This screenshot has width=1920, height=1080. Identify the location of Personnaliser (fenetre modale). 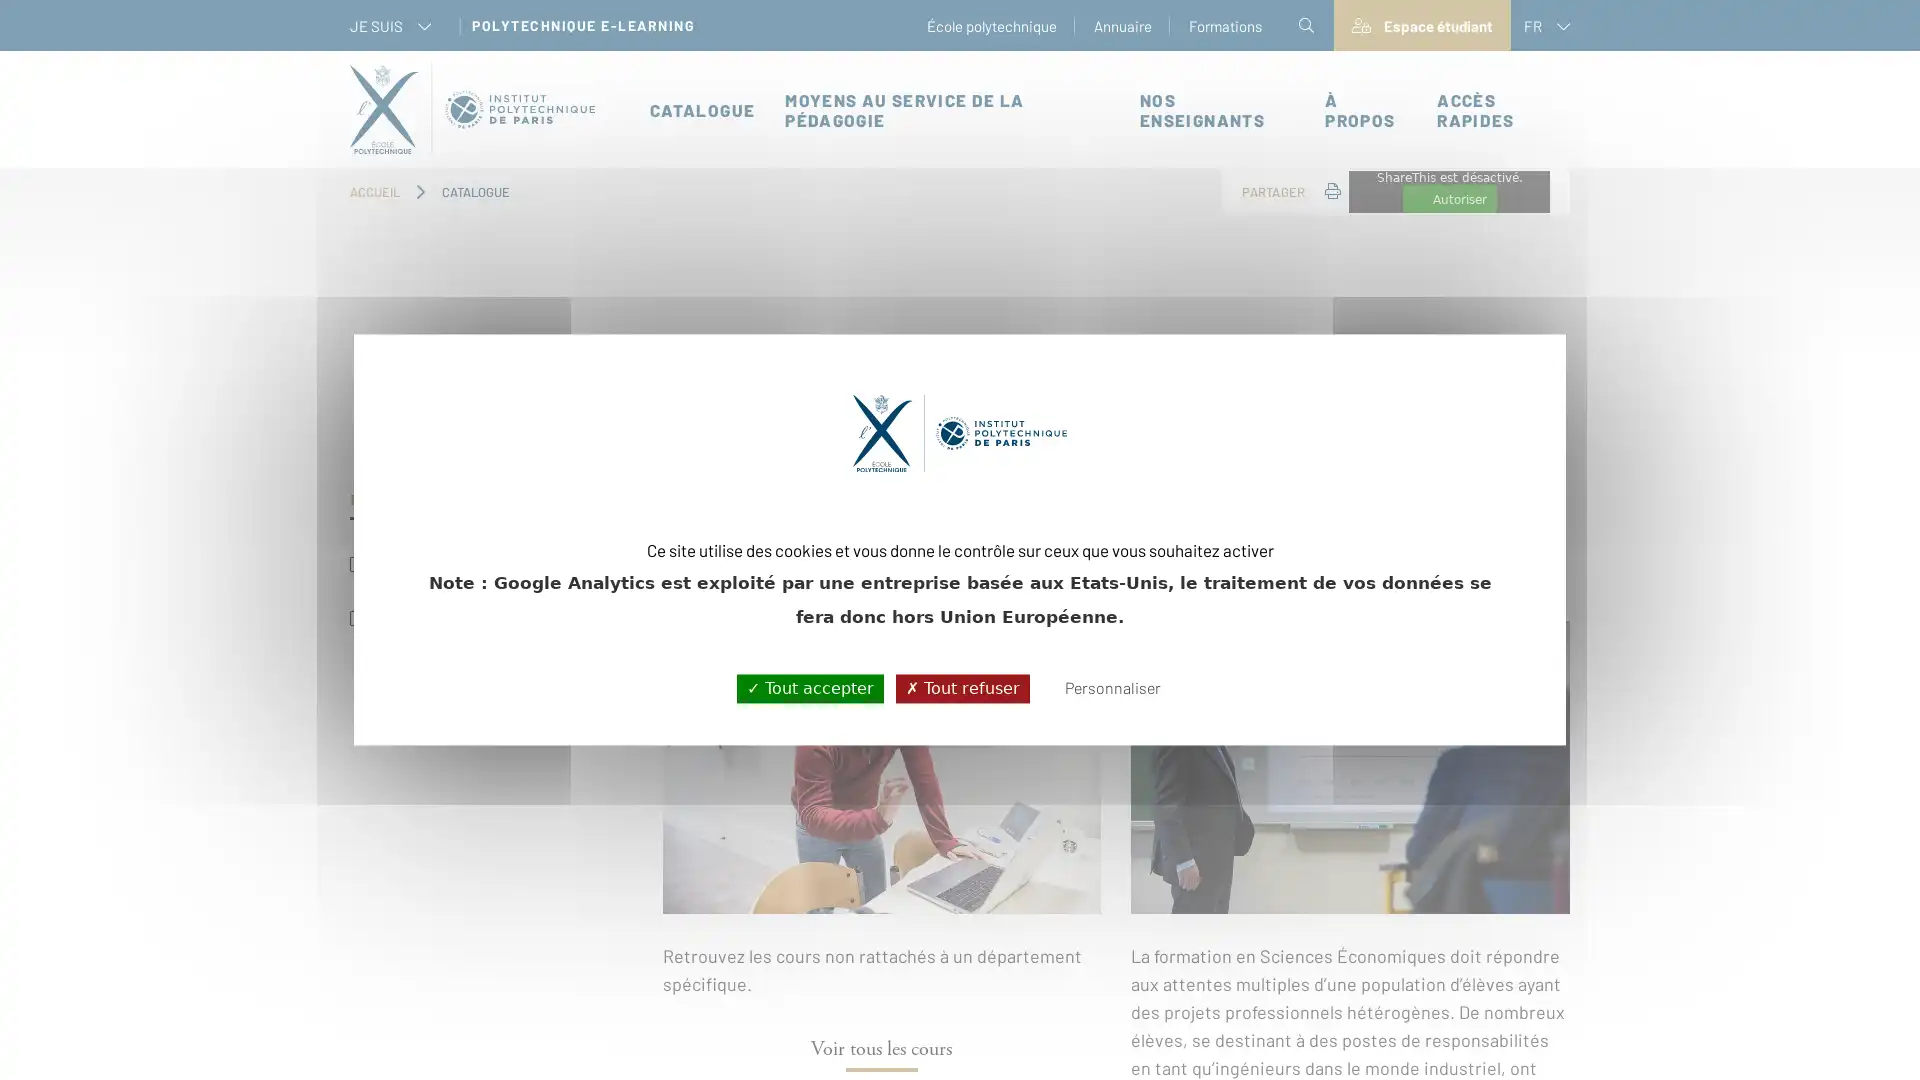
(1111, 688).